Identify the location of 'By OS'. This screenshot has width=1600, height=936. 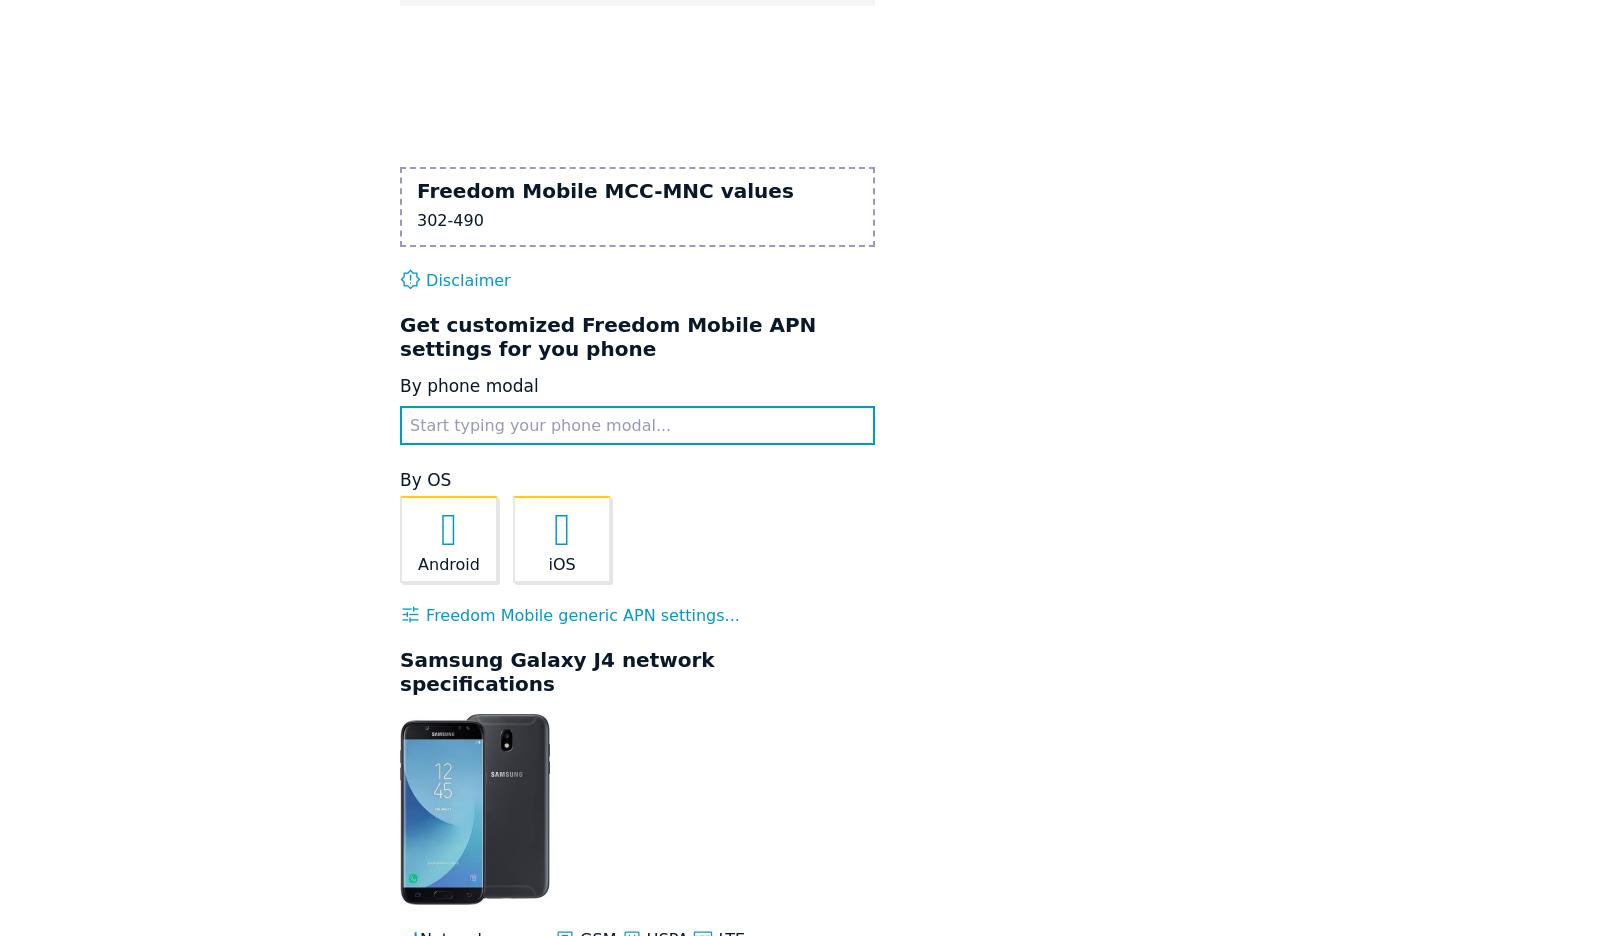
(424, 478).